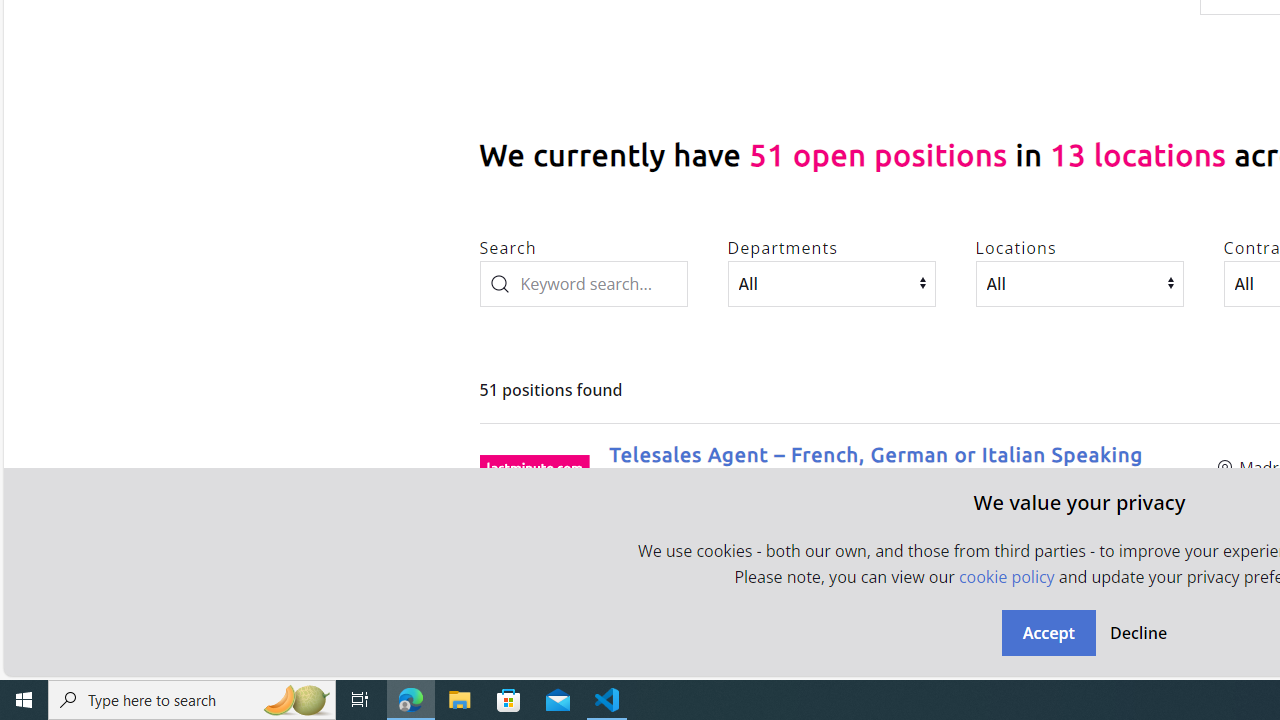 The height and width of the screenshot is (720, 1280). What do you see at coordinates (1137, 632) in the screenshot?
I see `'Decline'` at bounding box center [1137, 632].